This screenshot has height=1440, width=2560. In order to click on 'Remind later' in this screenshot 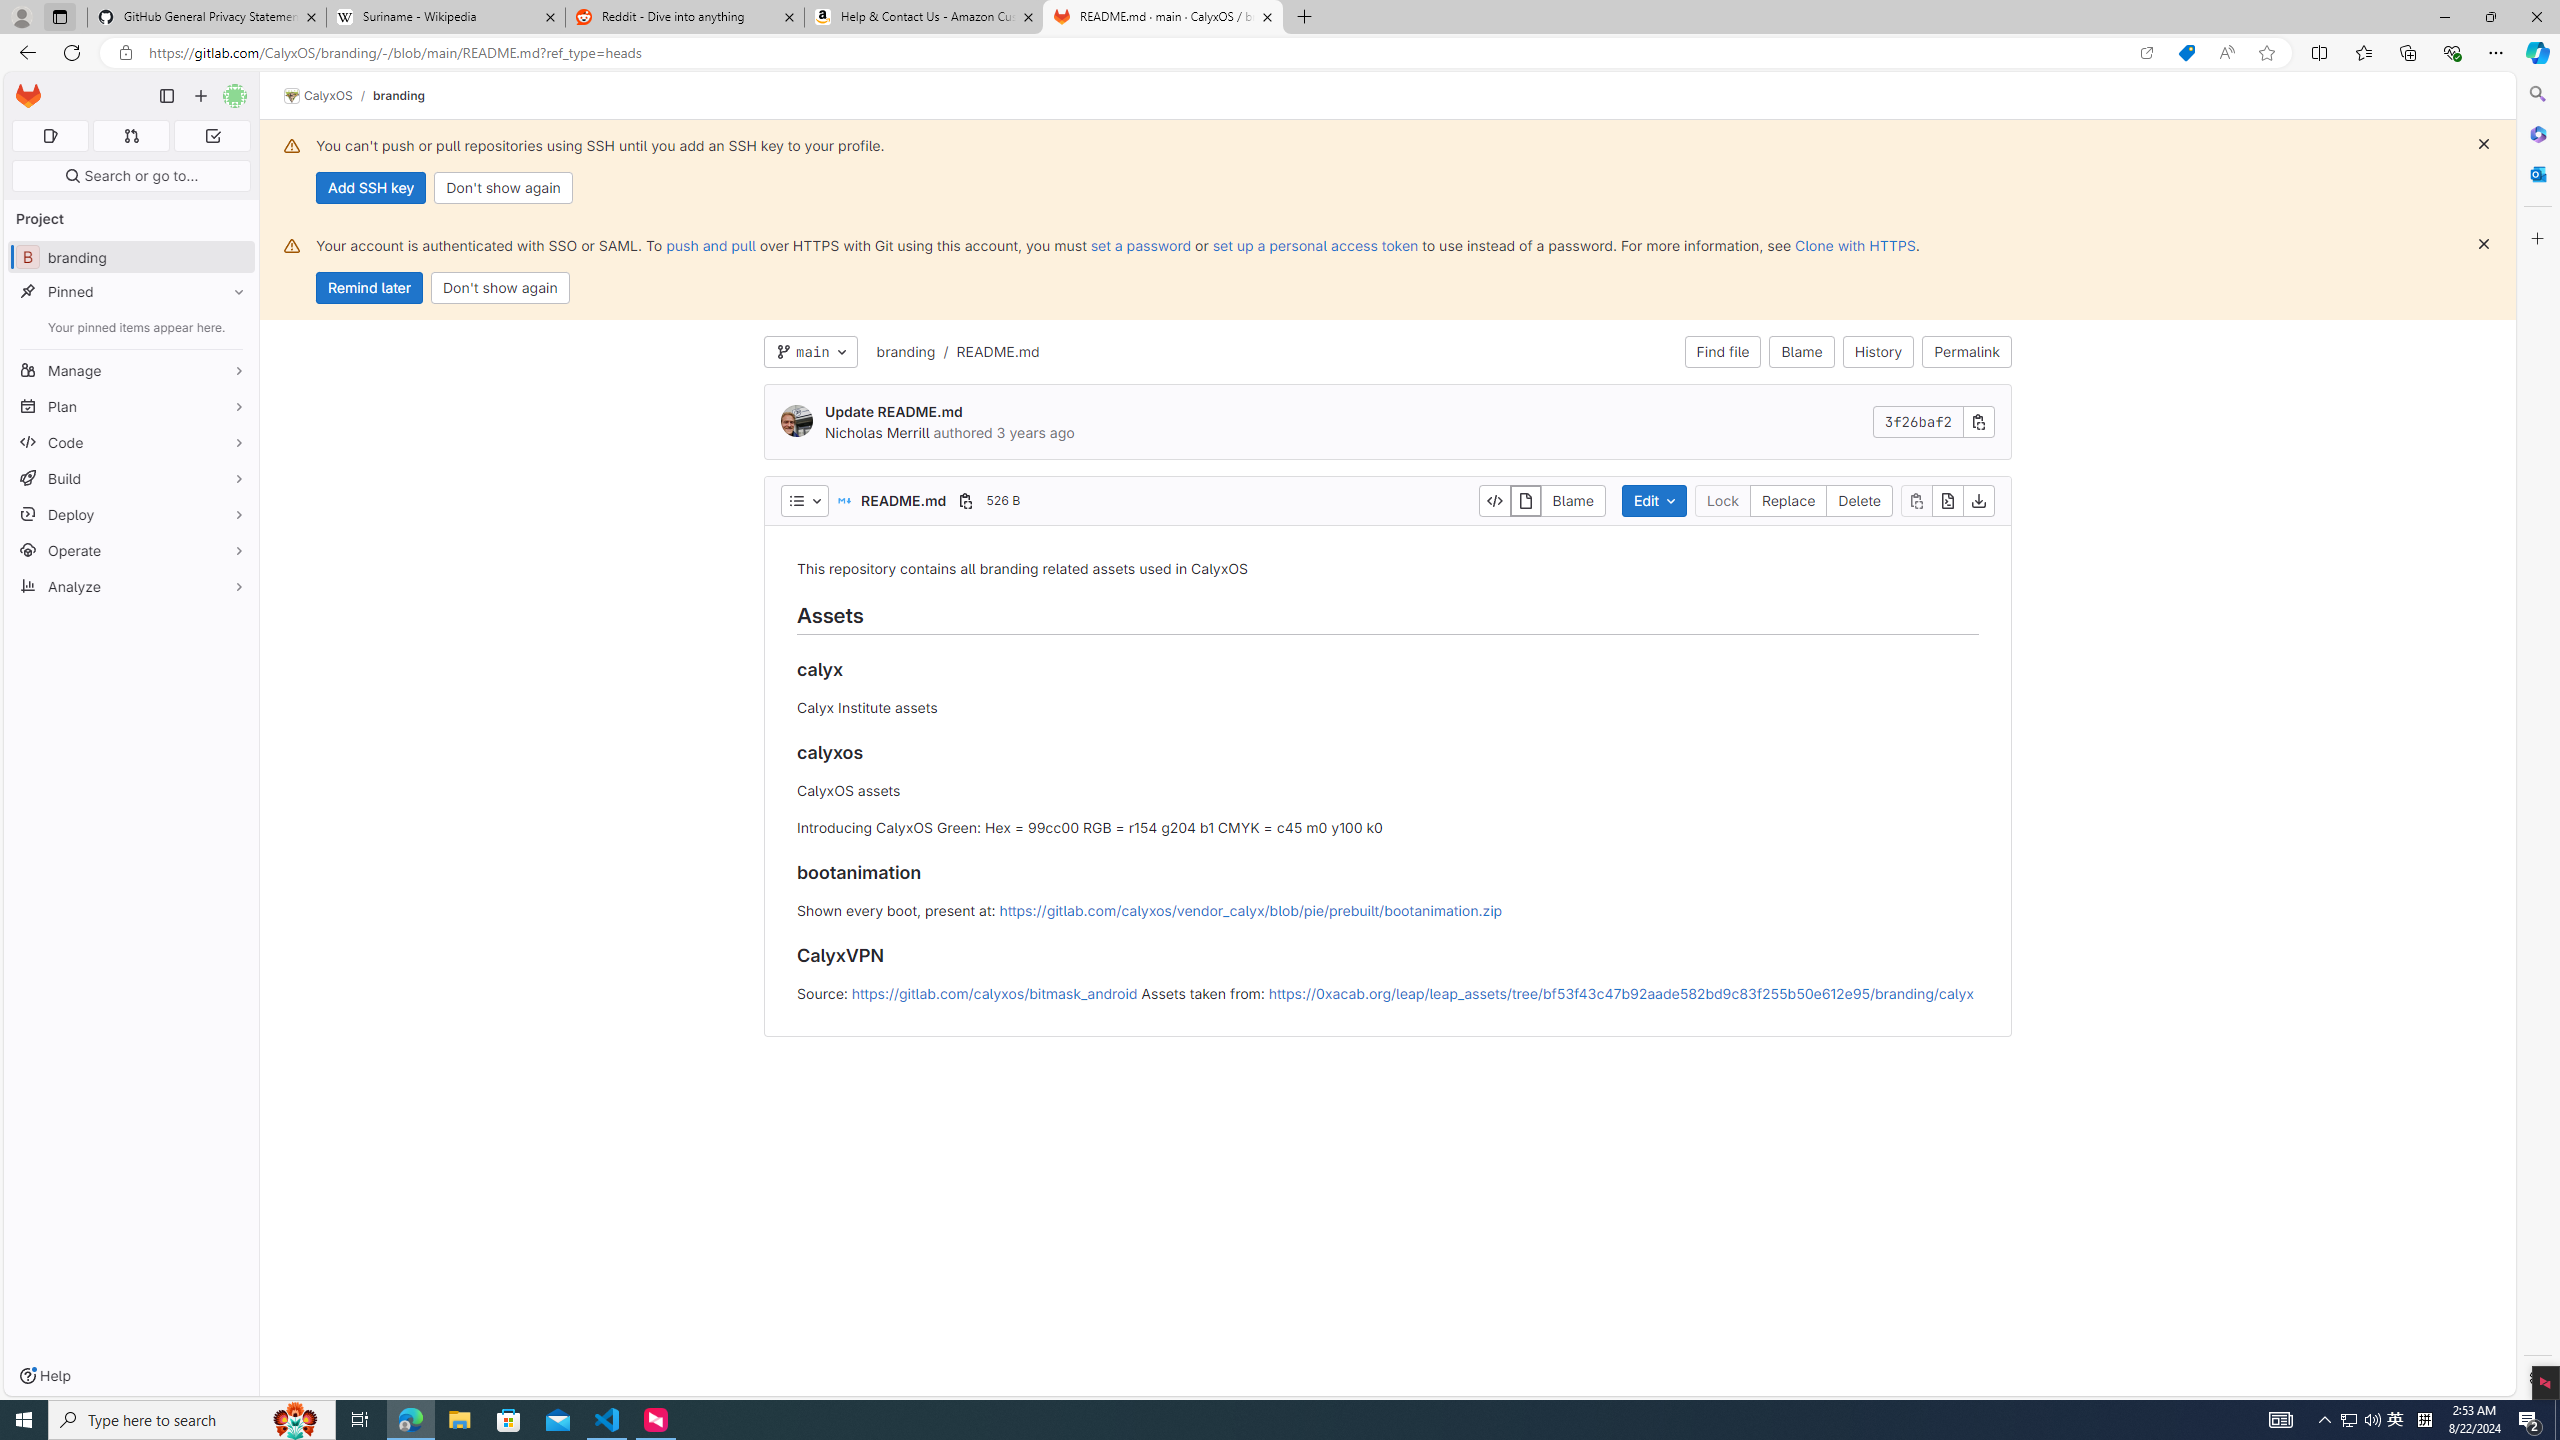, I will do `click(368, 287)`.